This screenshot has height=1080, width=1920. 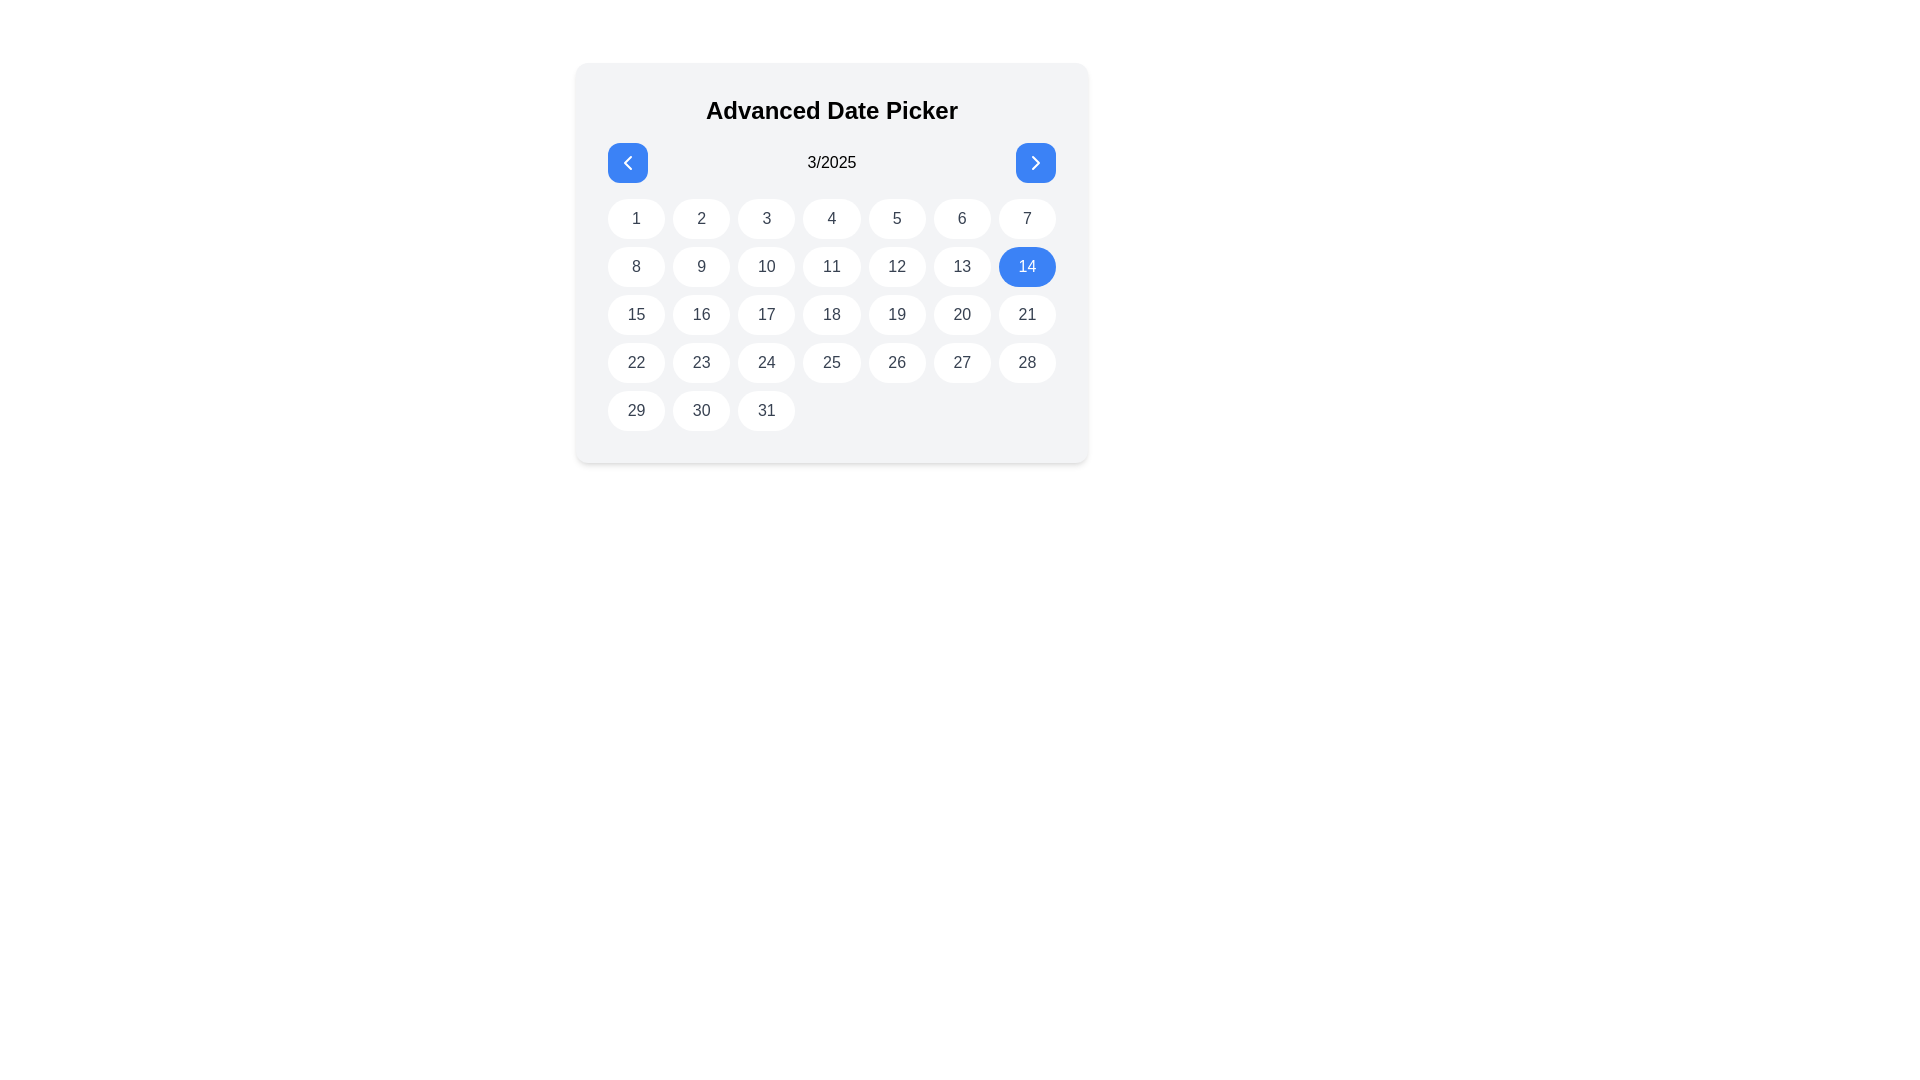 What do you see at coordinates (765, 410) in the screenshot?
I see `the button for selecting the date '31' in the calendar interface` at bounding box center [765, 410].